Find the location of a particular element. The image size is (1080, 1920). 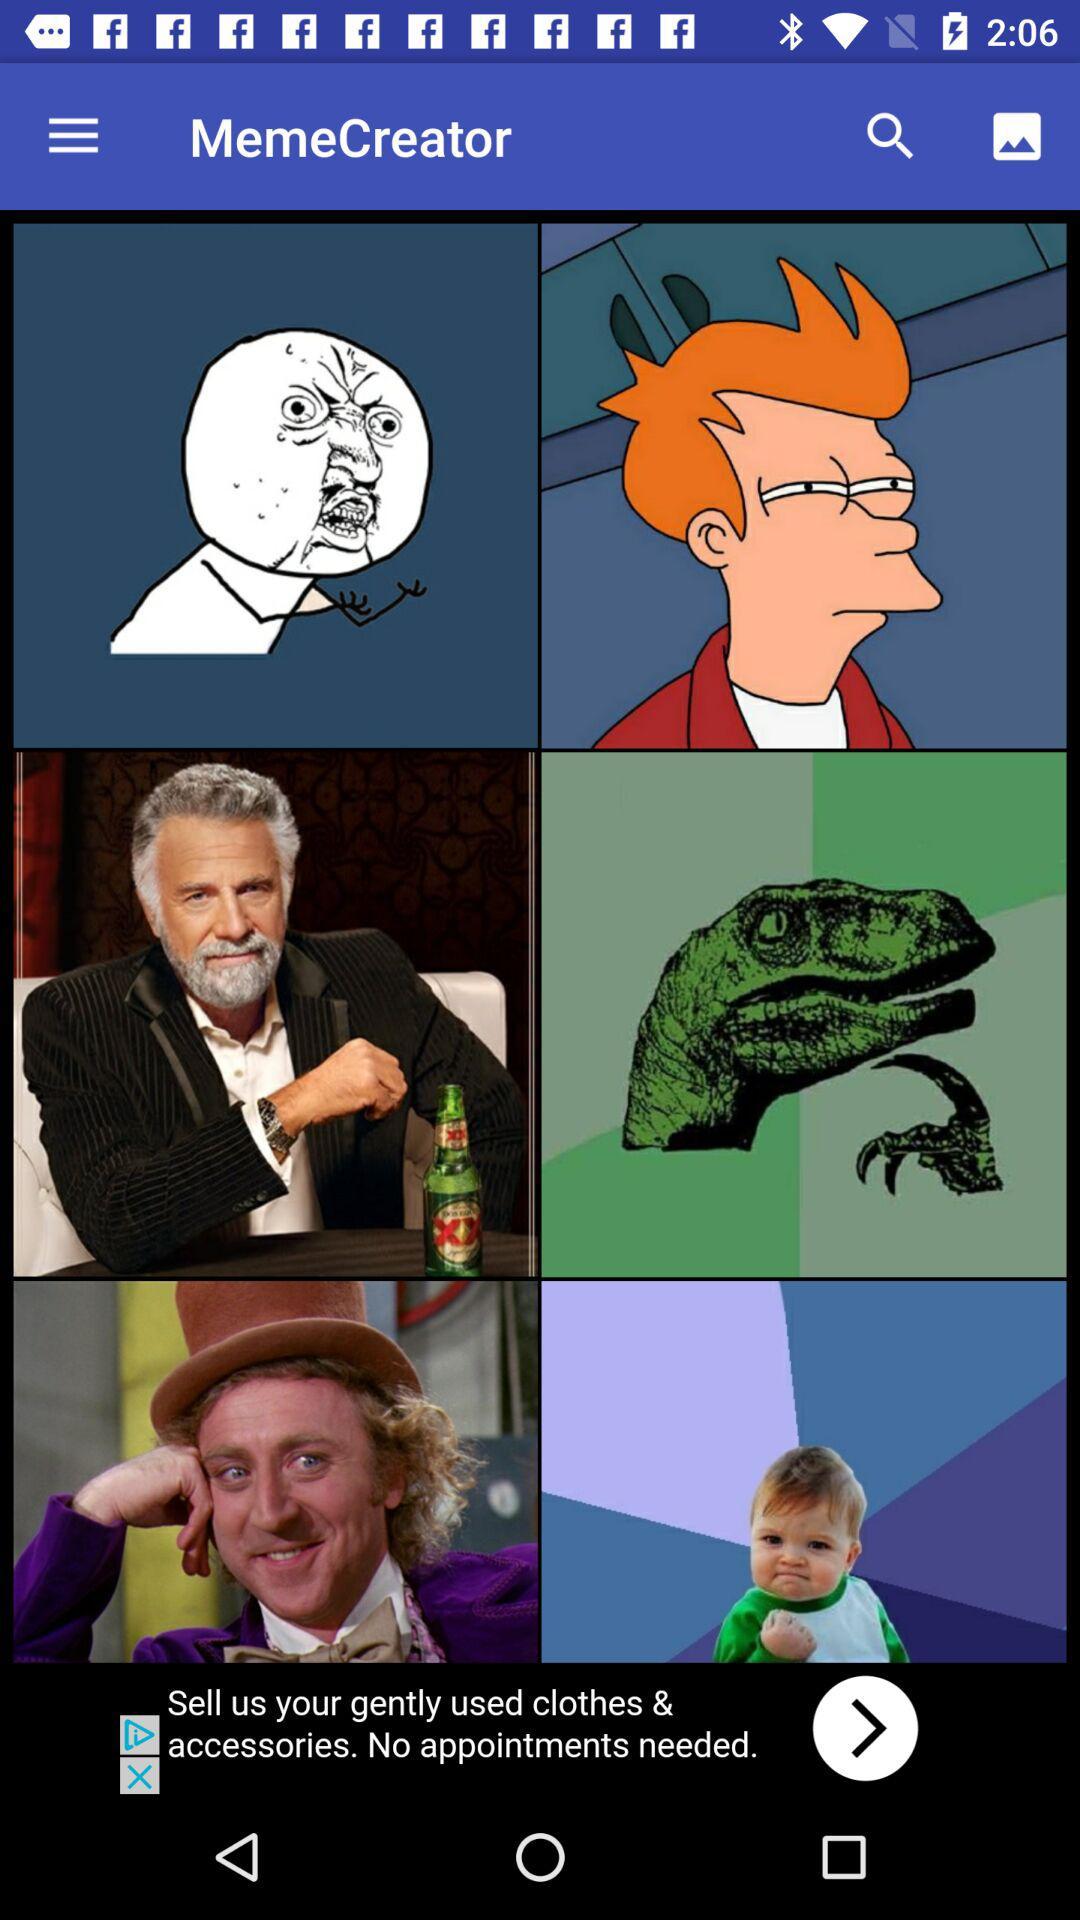

click photo to create meme from template is located at coordinates (802, 485).